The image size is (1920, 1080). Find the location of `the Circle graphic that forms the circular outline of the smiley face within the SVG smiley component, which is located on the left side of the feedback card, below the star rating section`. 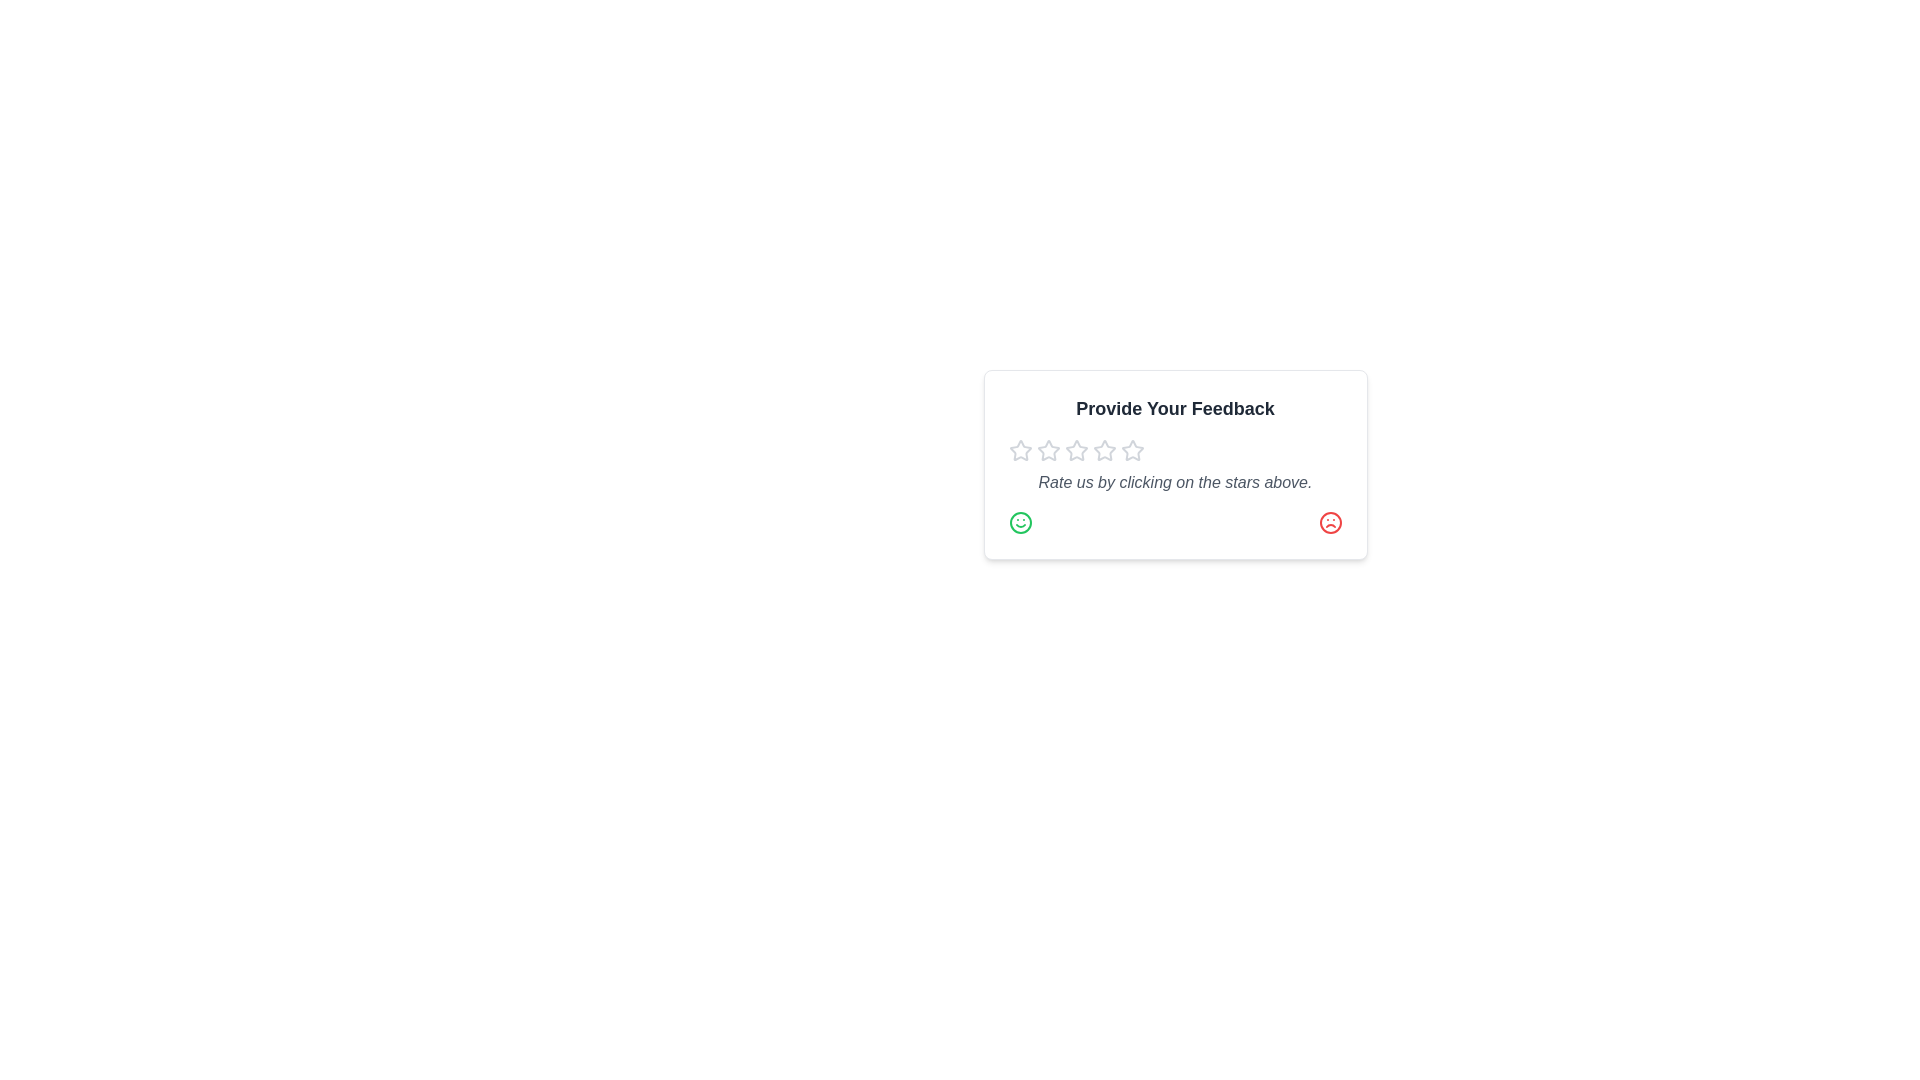

the Circle graphic that forms the circular outline of the smiley face within the SVG smiley component, which is located on the left side of the feedback card, below the star rating section is located at coordinates (1020, 522).